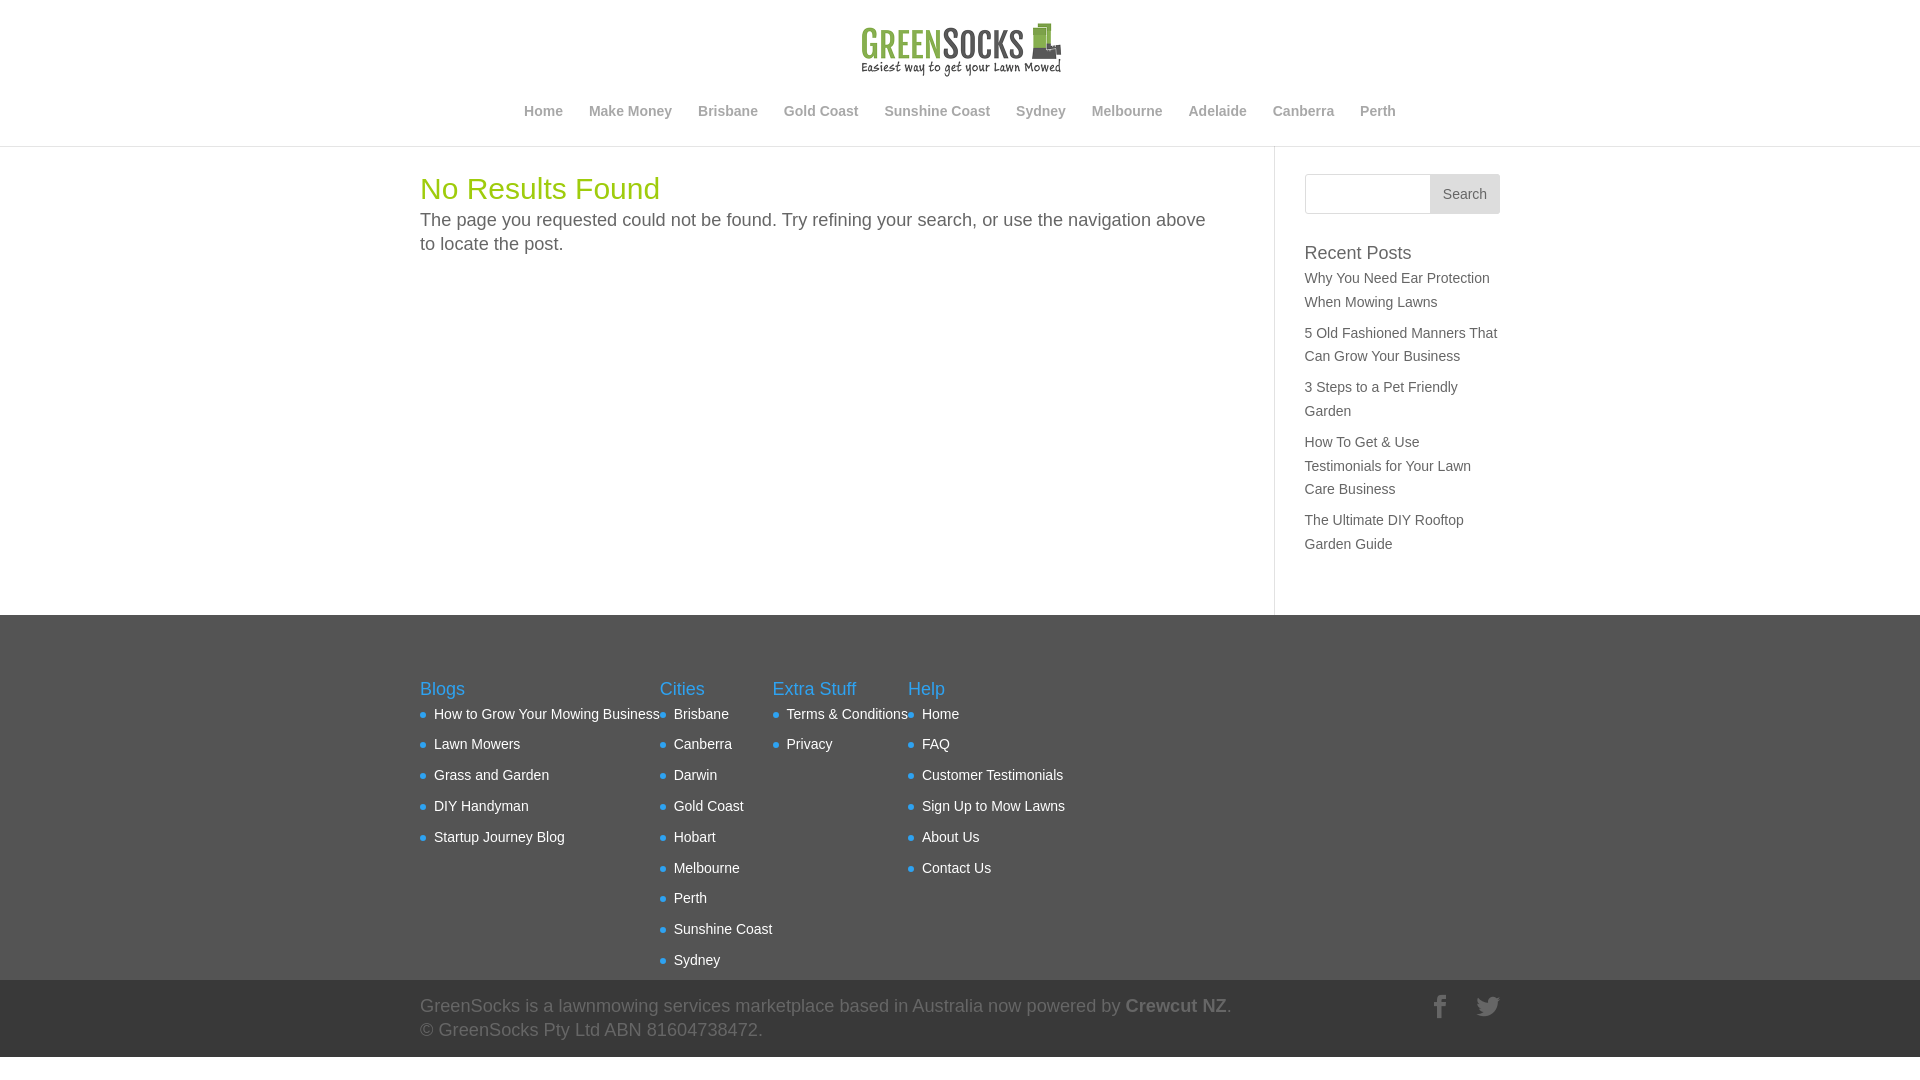 This screenshot has height=1080, width=1920. I want to click on '3 Steps to a Pet Friendly Garden', so click(1305, 398).